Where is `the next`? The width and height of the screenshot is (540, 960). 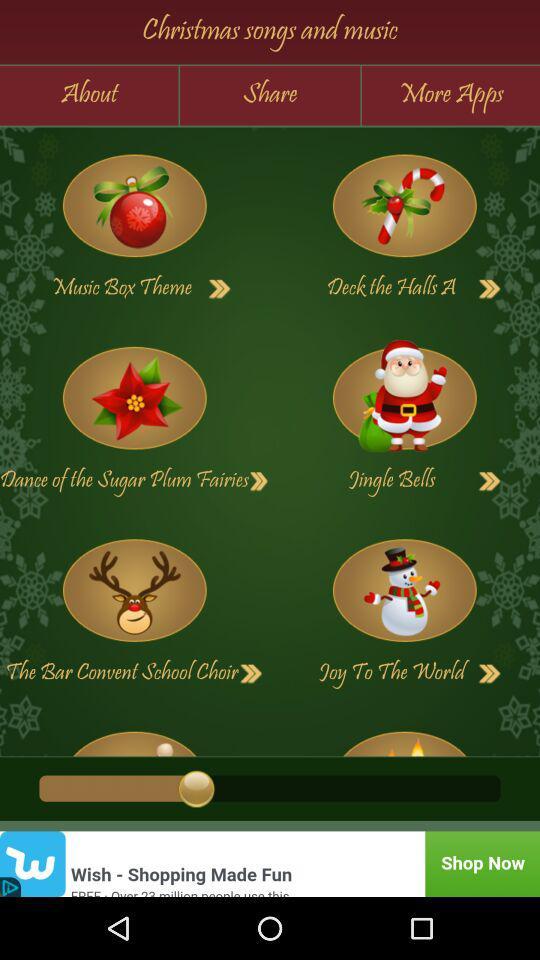
the next is located at coordinates (404, 397).